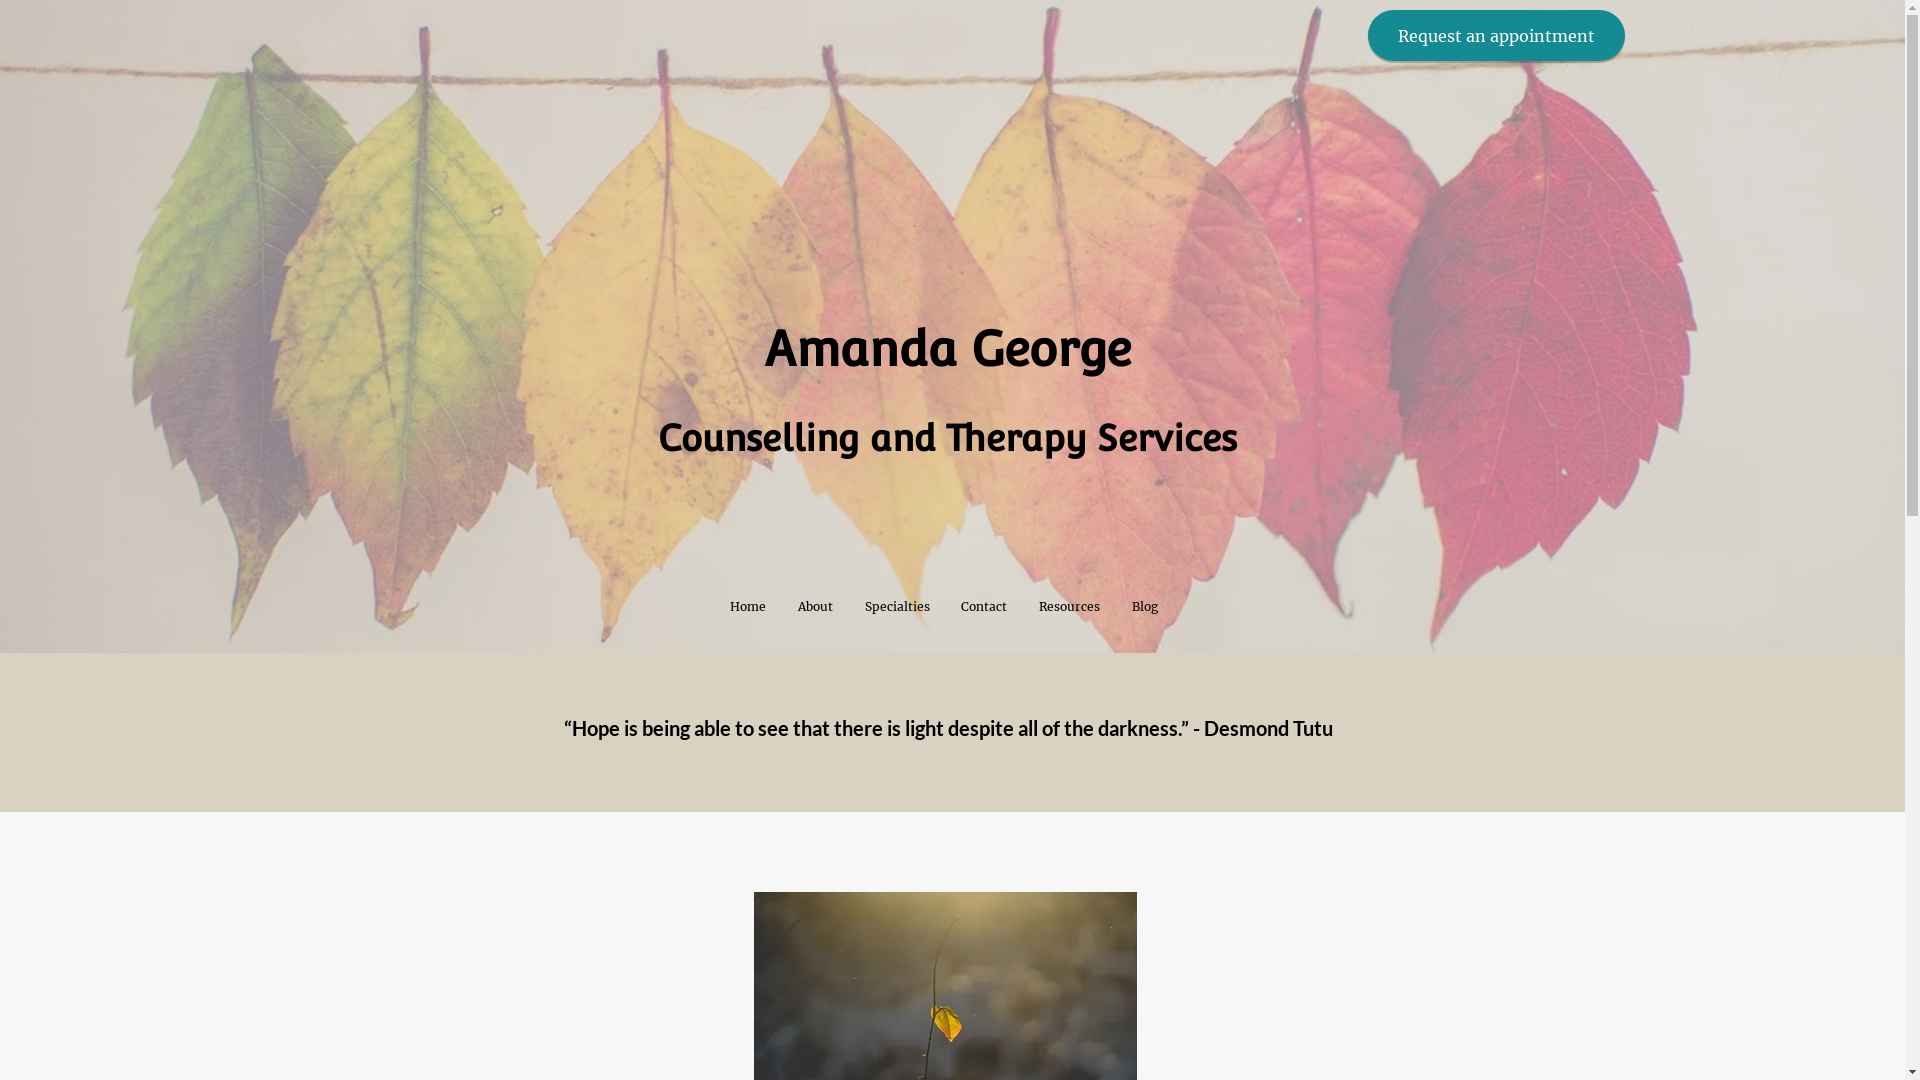  What do you see at coordinates (815, 605) in the screenshot?
I see `'About'` at bounding box center [815, 605].